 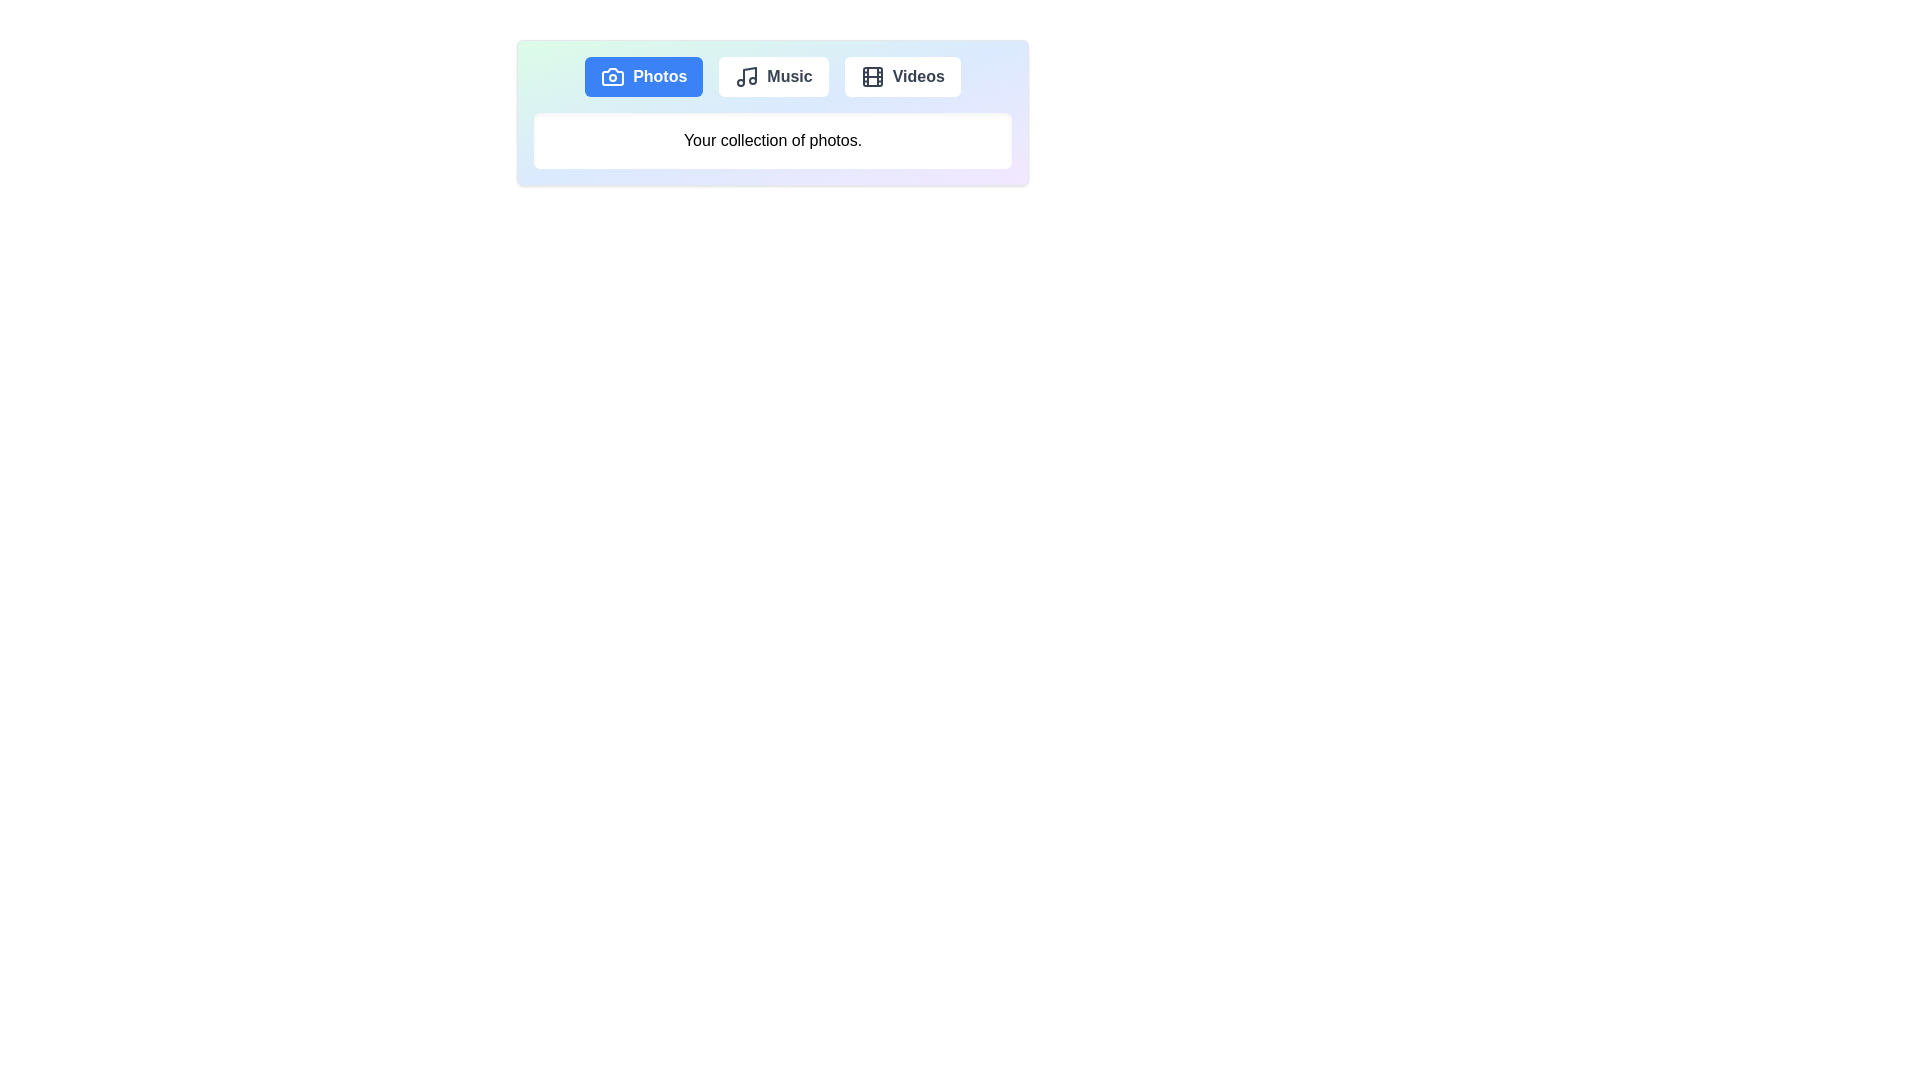 I want to click on the 'Photos' button, which has a blue background and white text, so click(x=644, y=76).